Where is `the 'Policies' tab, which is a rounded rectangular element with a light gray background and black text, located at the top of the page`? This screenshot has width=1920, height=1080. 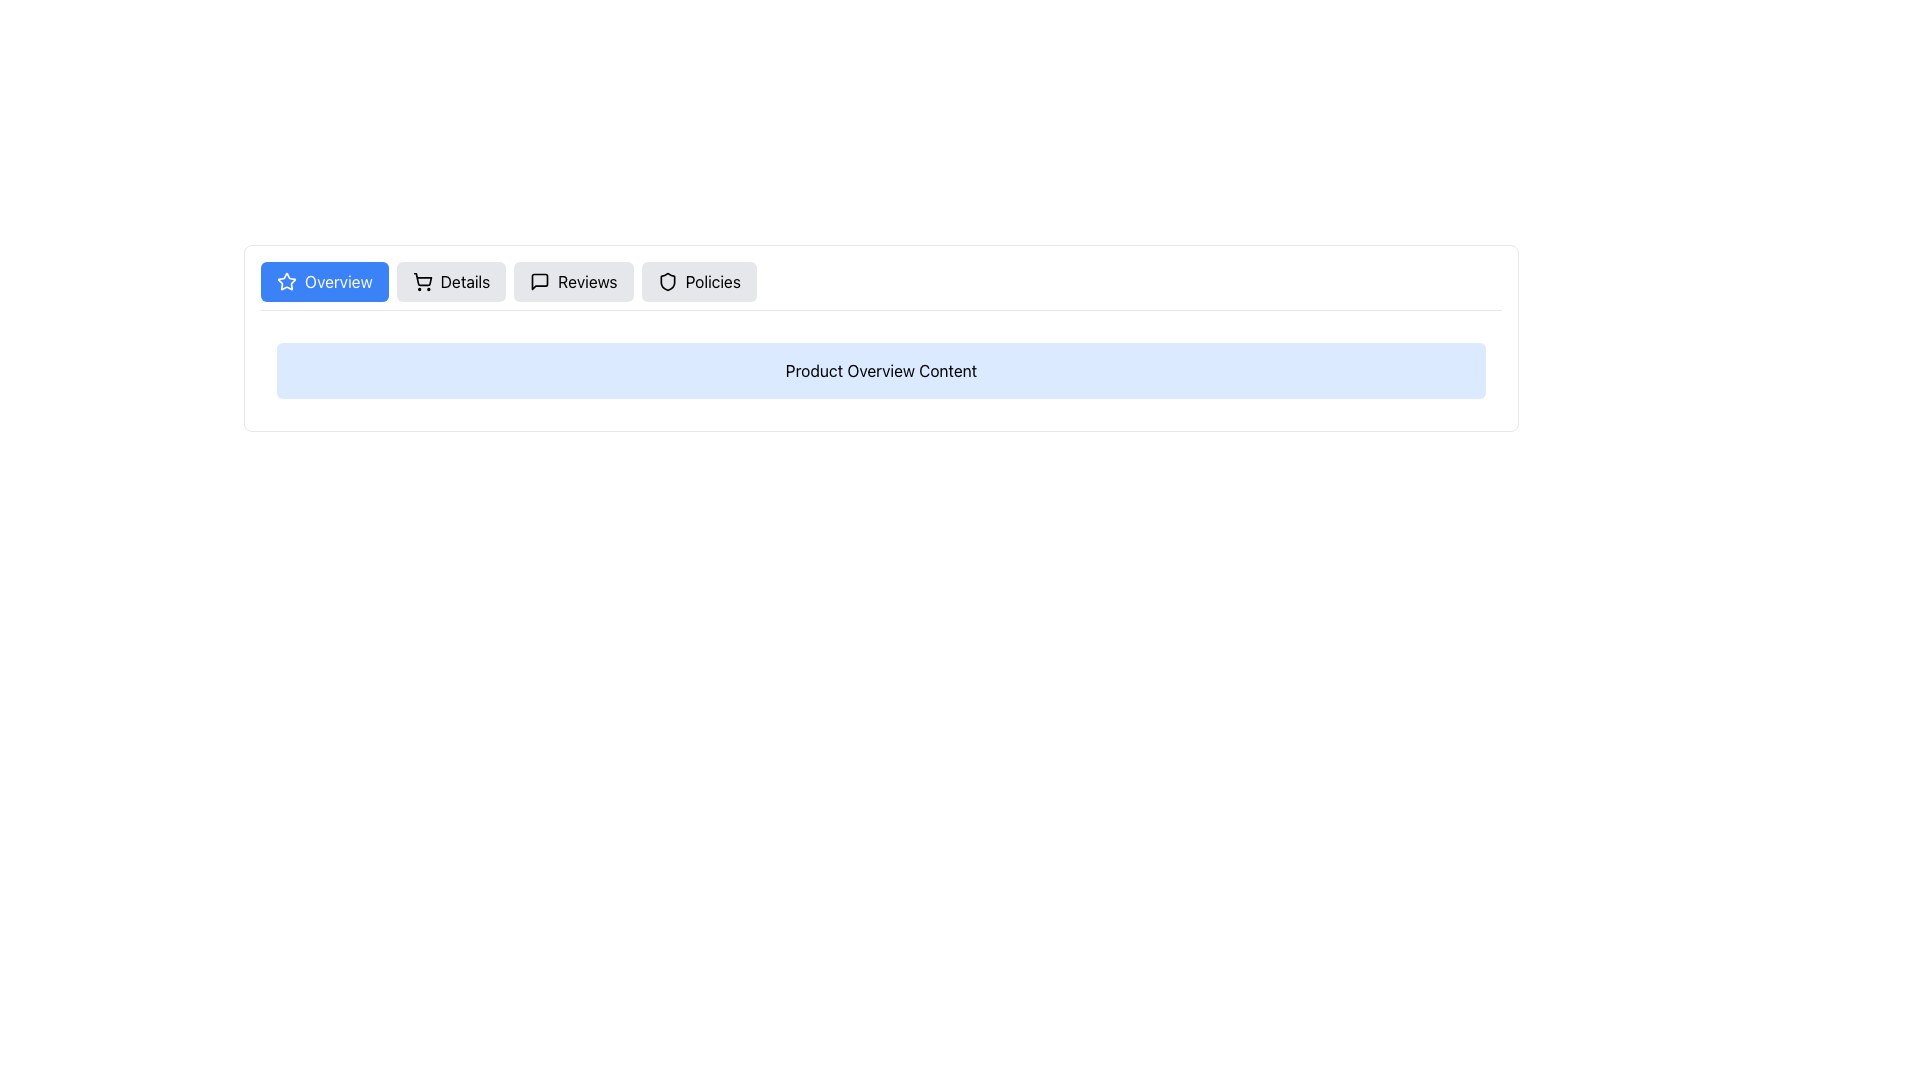
the 'Policies' tab, which is a rounded rectangular element with a light gray background and black text, located at the top of the page is located at coordinates (699, 281).